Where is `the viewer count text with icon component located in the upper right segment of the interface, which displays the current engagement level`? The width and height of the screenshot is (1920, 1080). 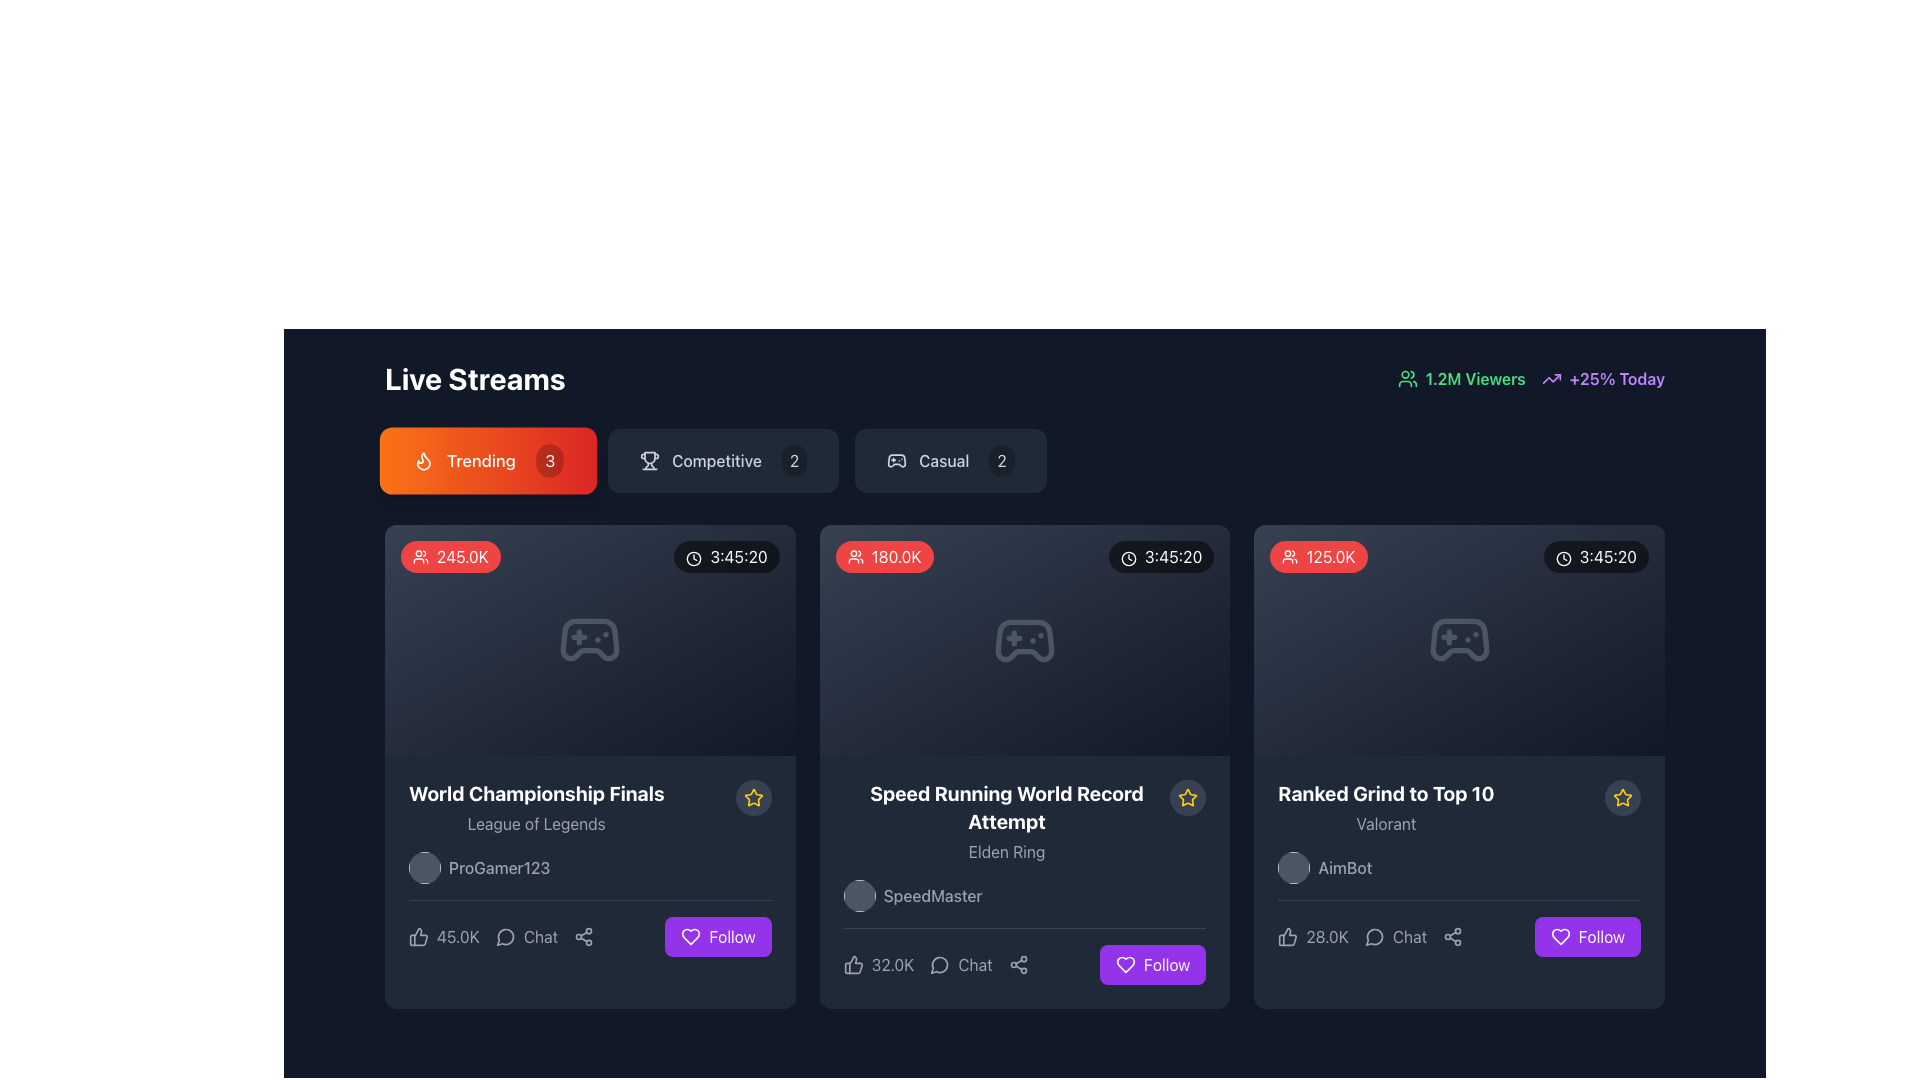
the viewer count text with icon component located in the upper right segment of the interface, which displays the current engagement level is located at coordinates (1461, 378).